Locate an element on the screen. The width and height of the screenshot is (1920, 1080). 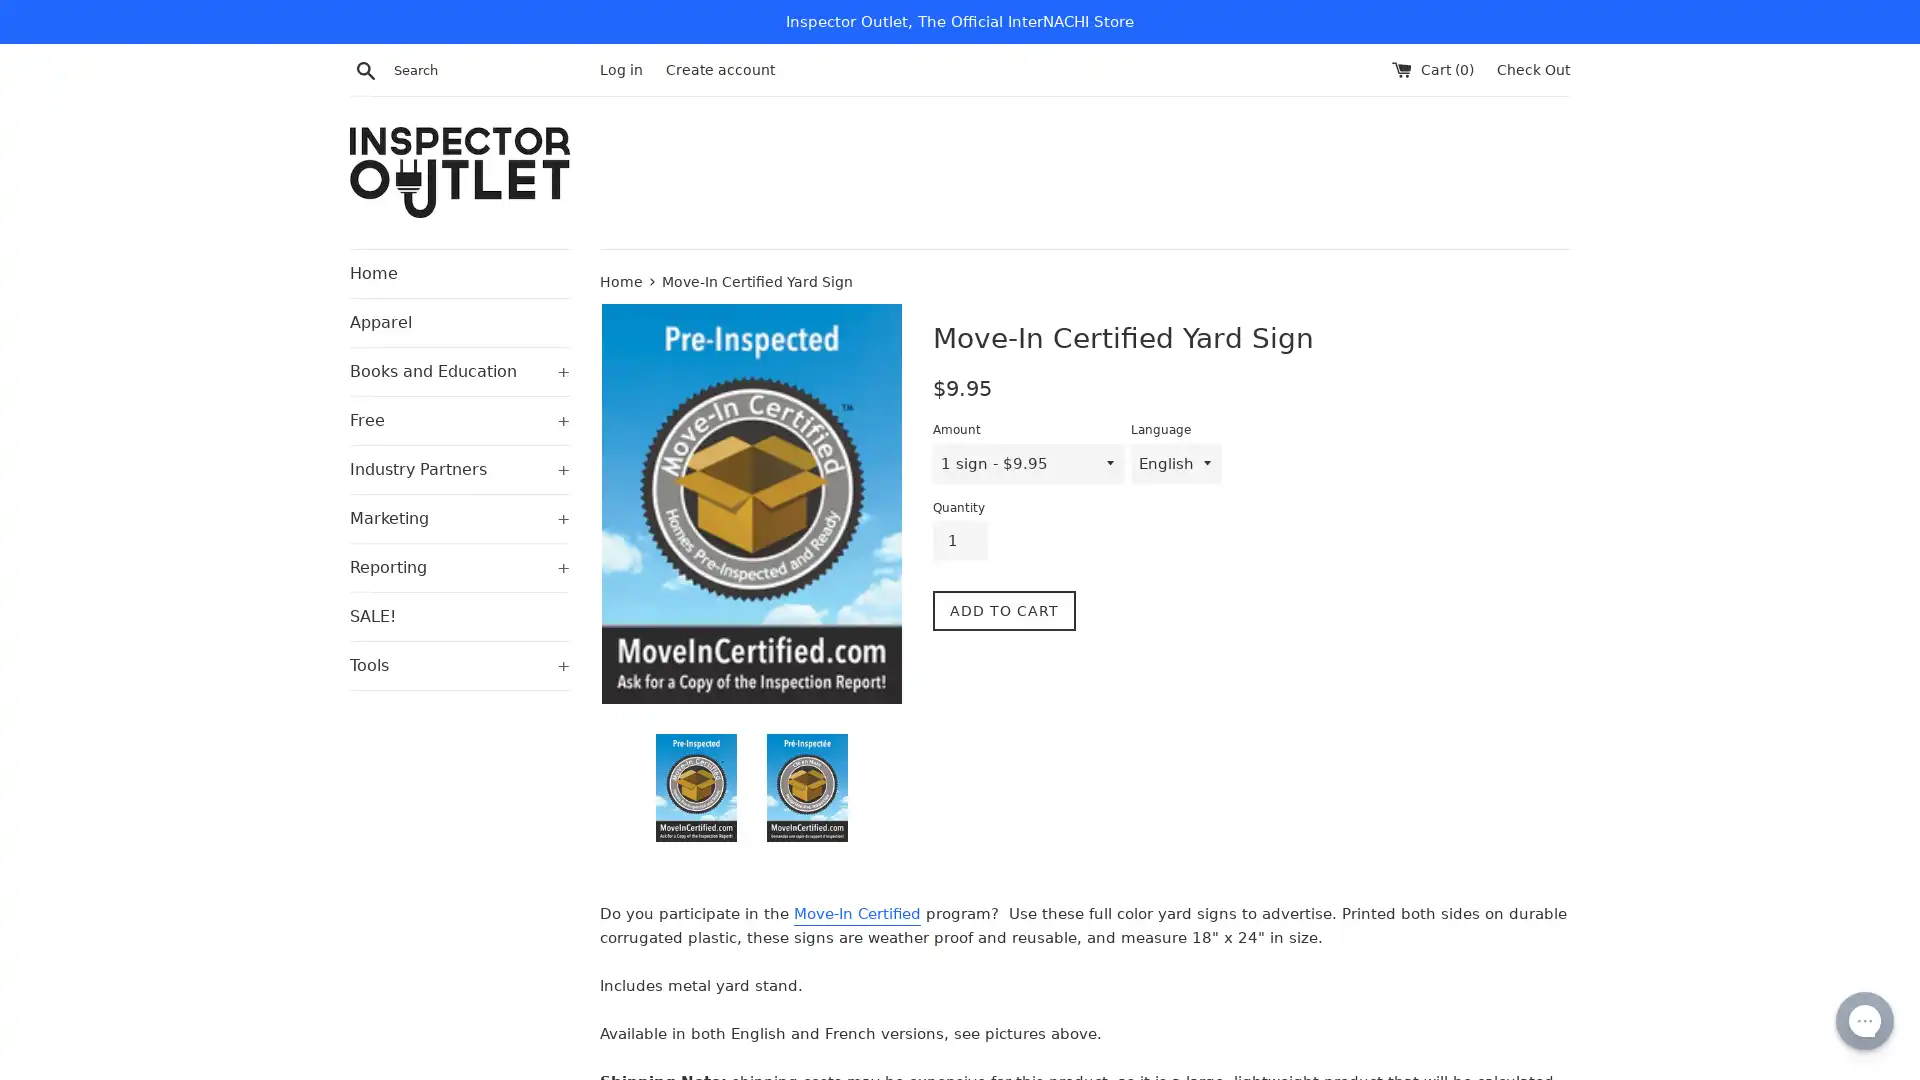
Books and Education + is located at coordinates (459, 370).